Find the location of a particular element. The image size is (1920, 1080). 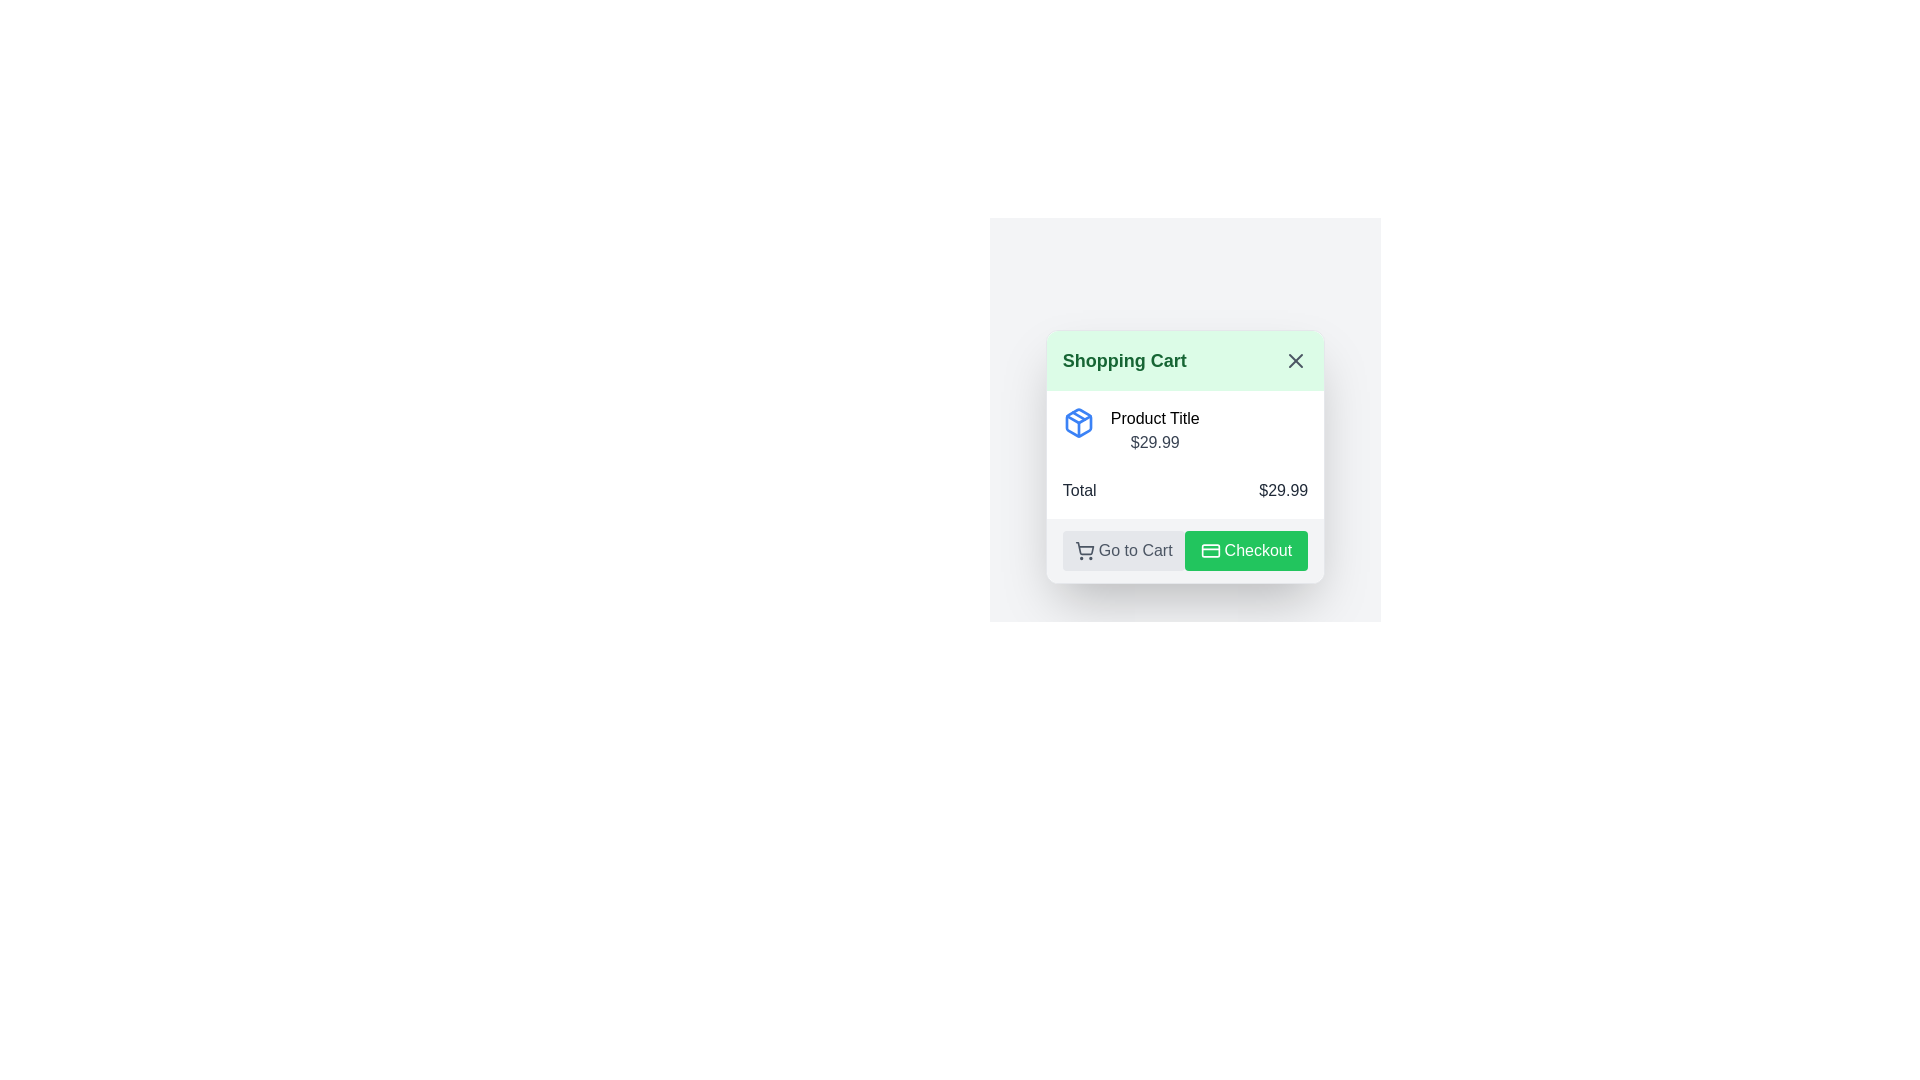

the bold text label reading 'Shopping Cart' displayed in a large, green-styled font, located at the top of a light green background box in the shopping cart dialog is located at coordinates (1124, 361).